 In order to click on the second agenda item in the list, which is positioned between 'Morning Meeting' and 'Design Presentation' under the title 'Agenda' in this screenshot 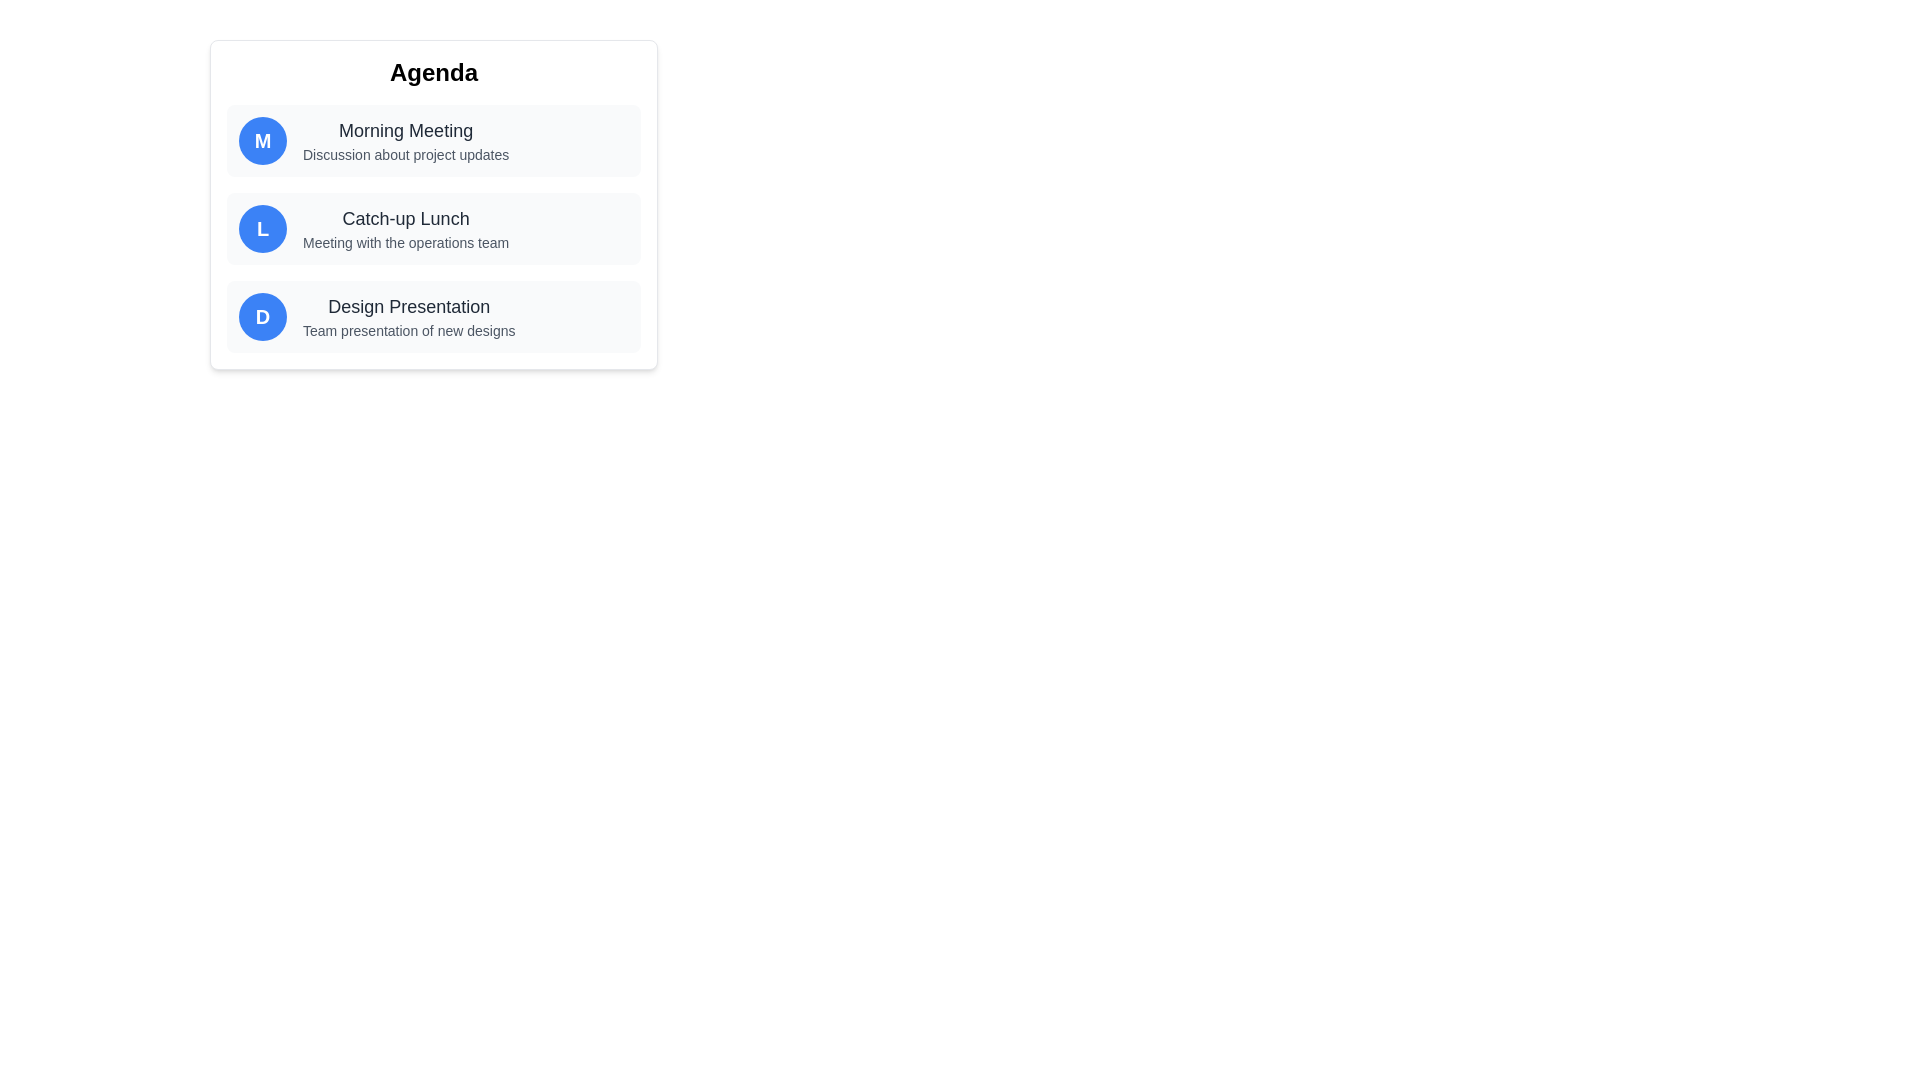, I will do `click(432, 227)`.